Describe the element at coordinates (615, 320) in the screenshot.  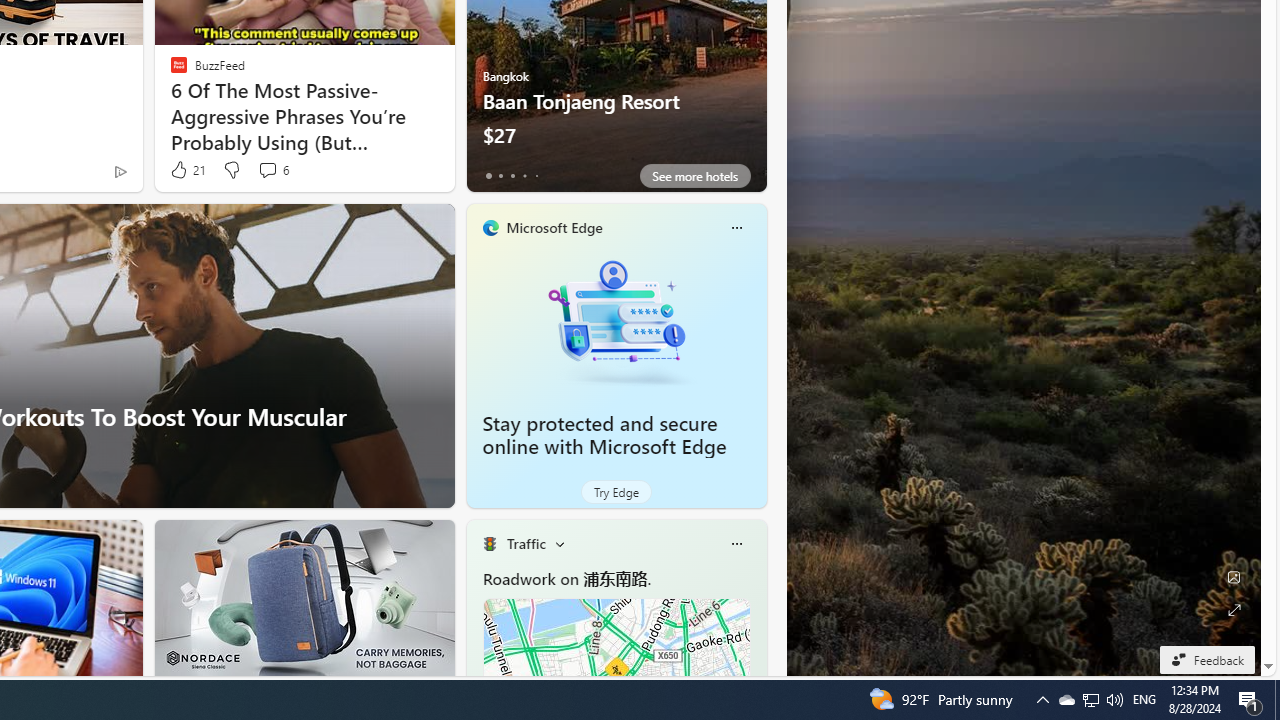
I see `'Stay protected and secure online with Microsoft Edge'` at that location.